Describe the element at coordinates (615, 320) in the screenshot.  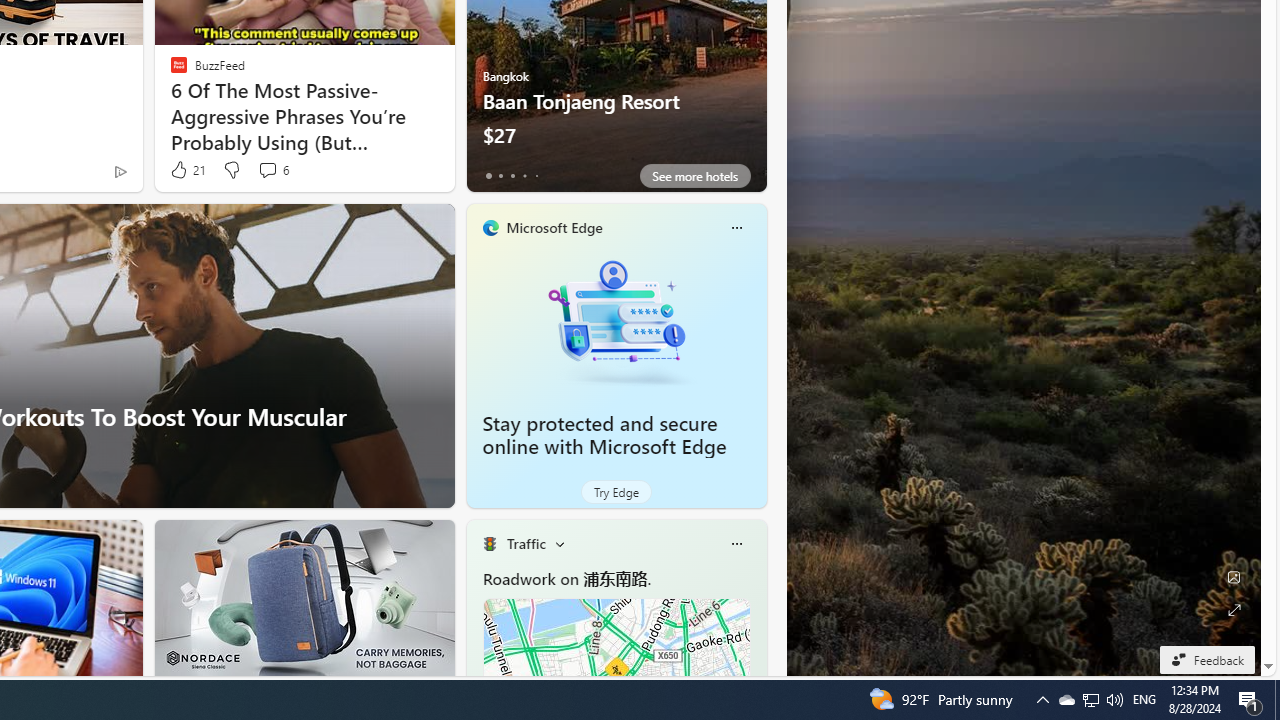
I see `'Stay protected and secure online with Microsoft Edge'` at that location.